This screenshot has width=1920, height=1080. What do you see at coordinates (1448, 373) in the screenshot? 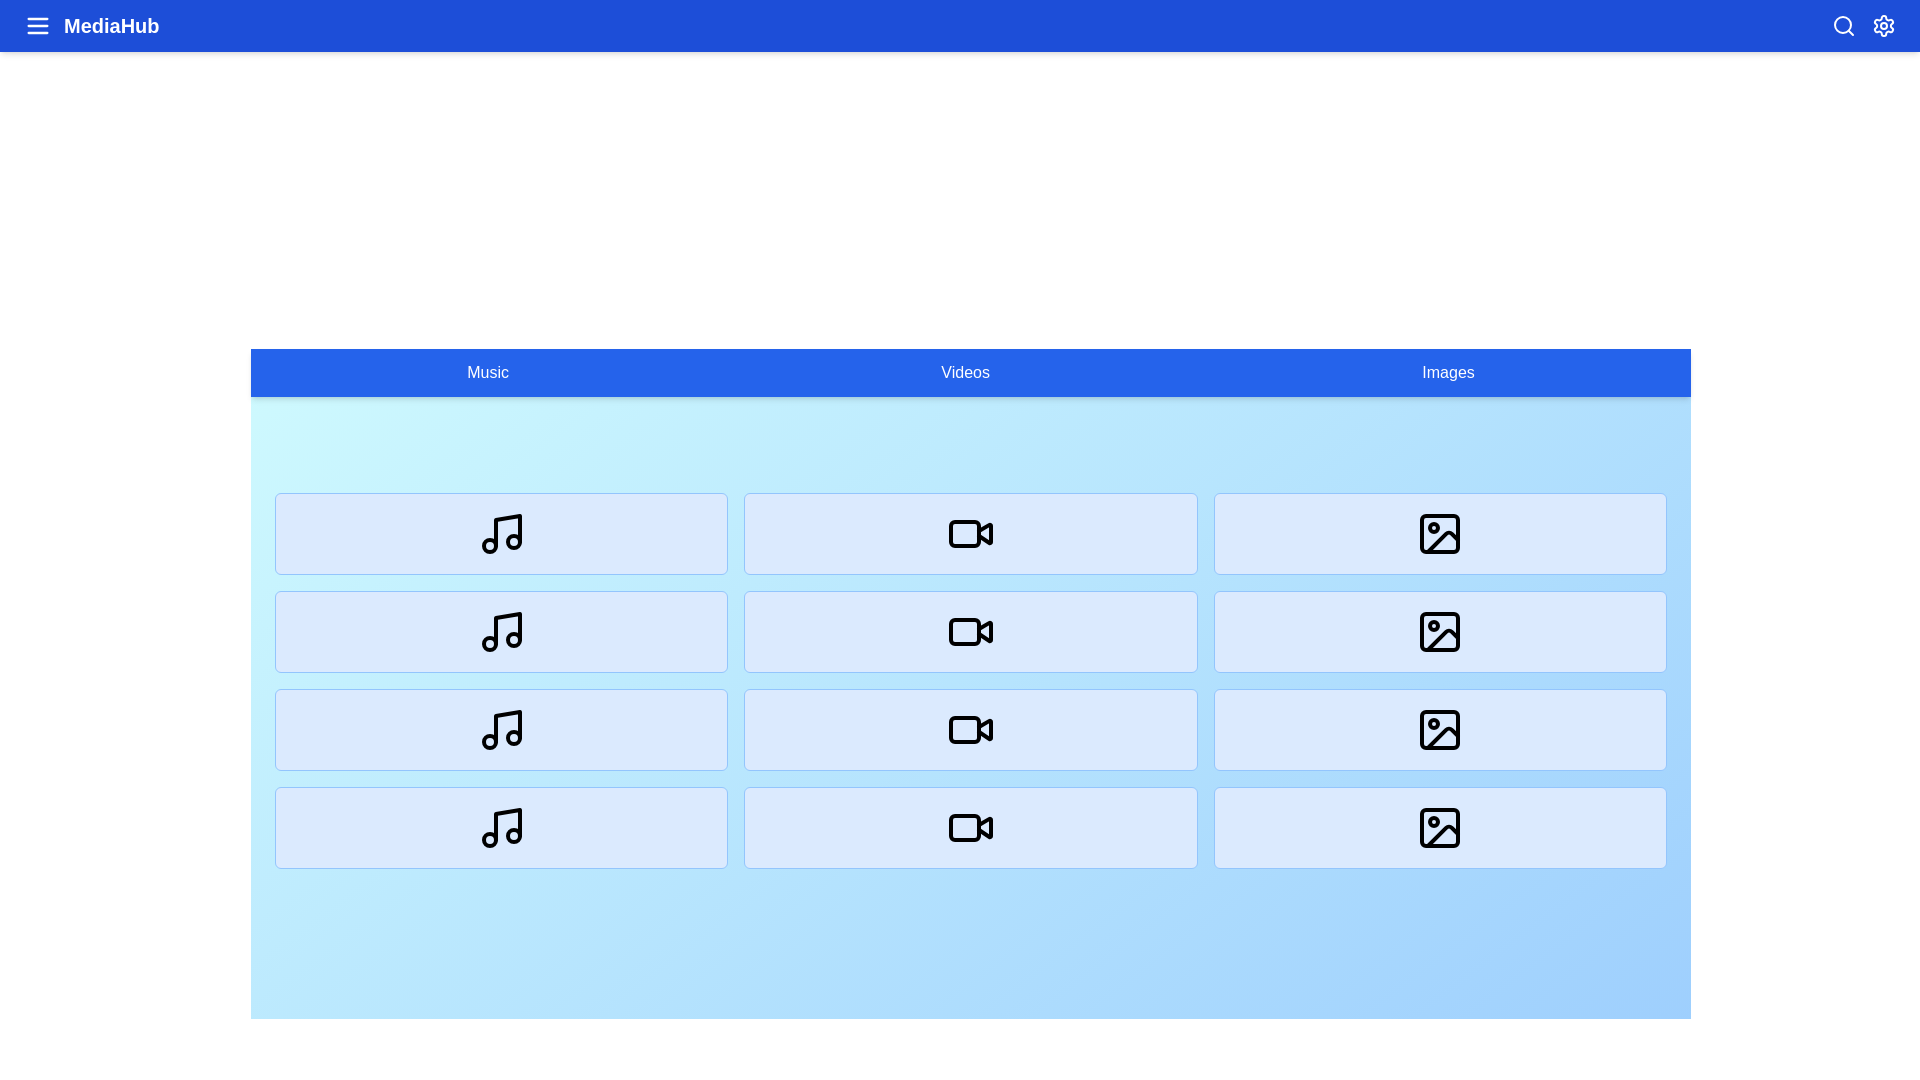
I see `the media type Images from the navigation bar` at bounding box center [1448, 373].